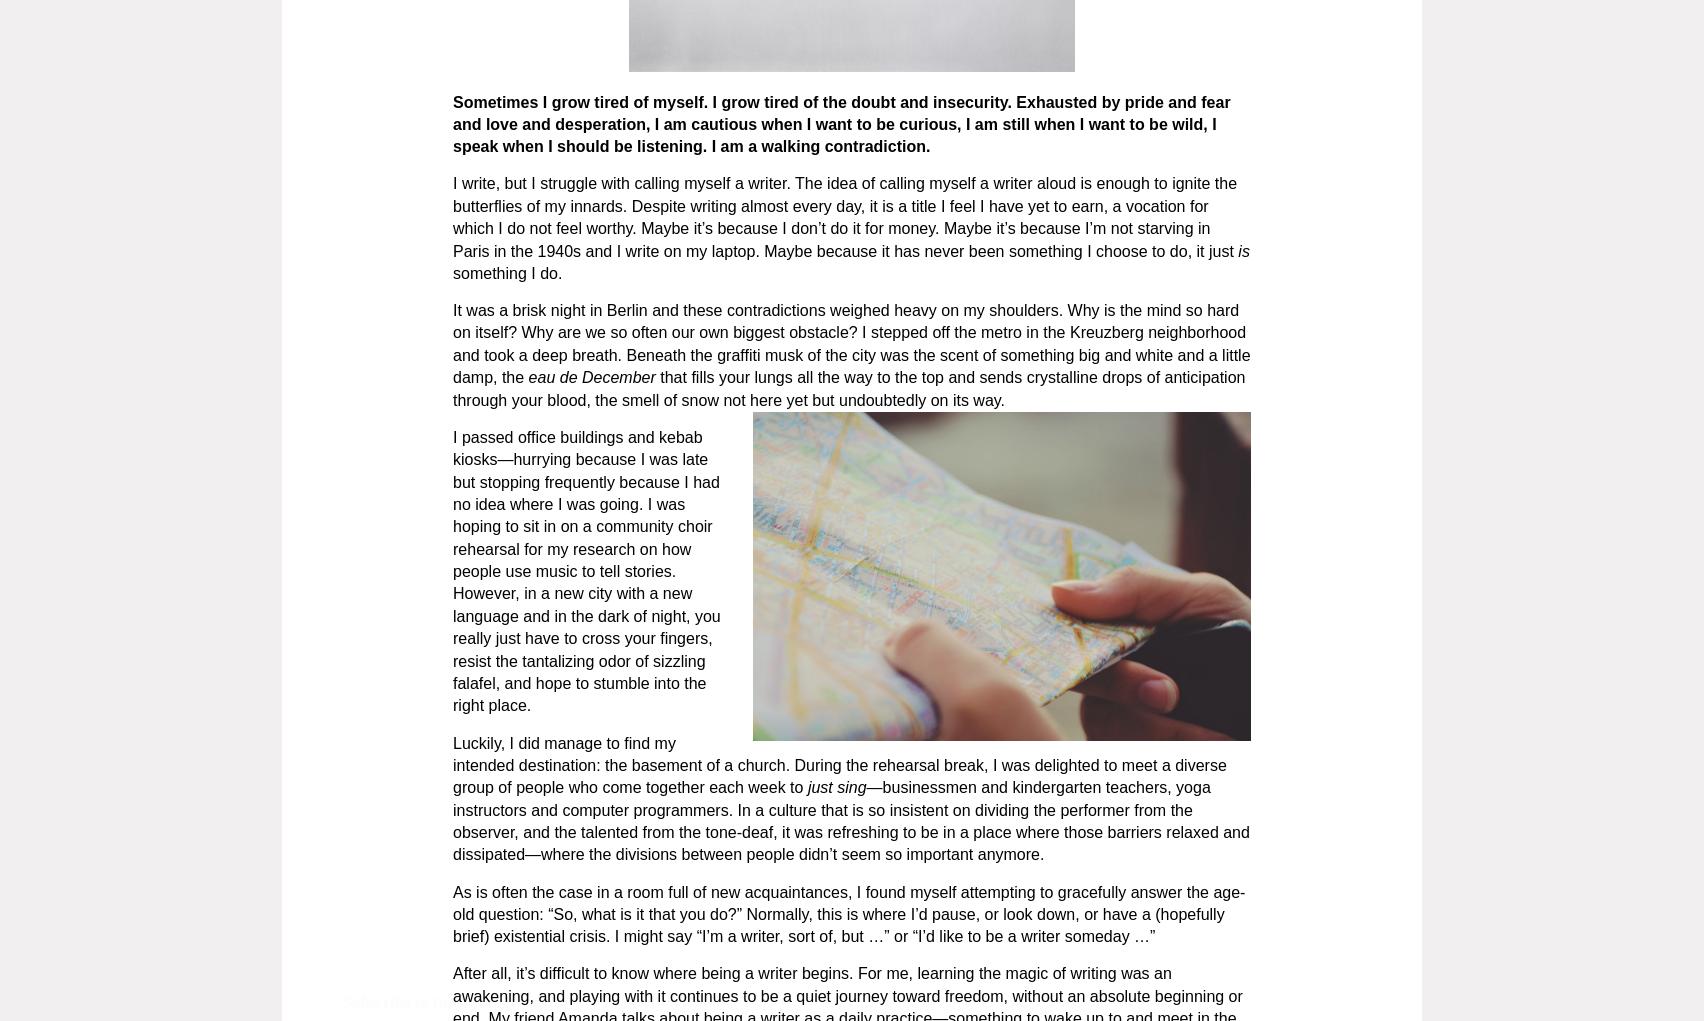  Describe the element at coordinates (1242, 249) in the screenshot. I see `'is'` at that location.